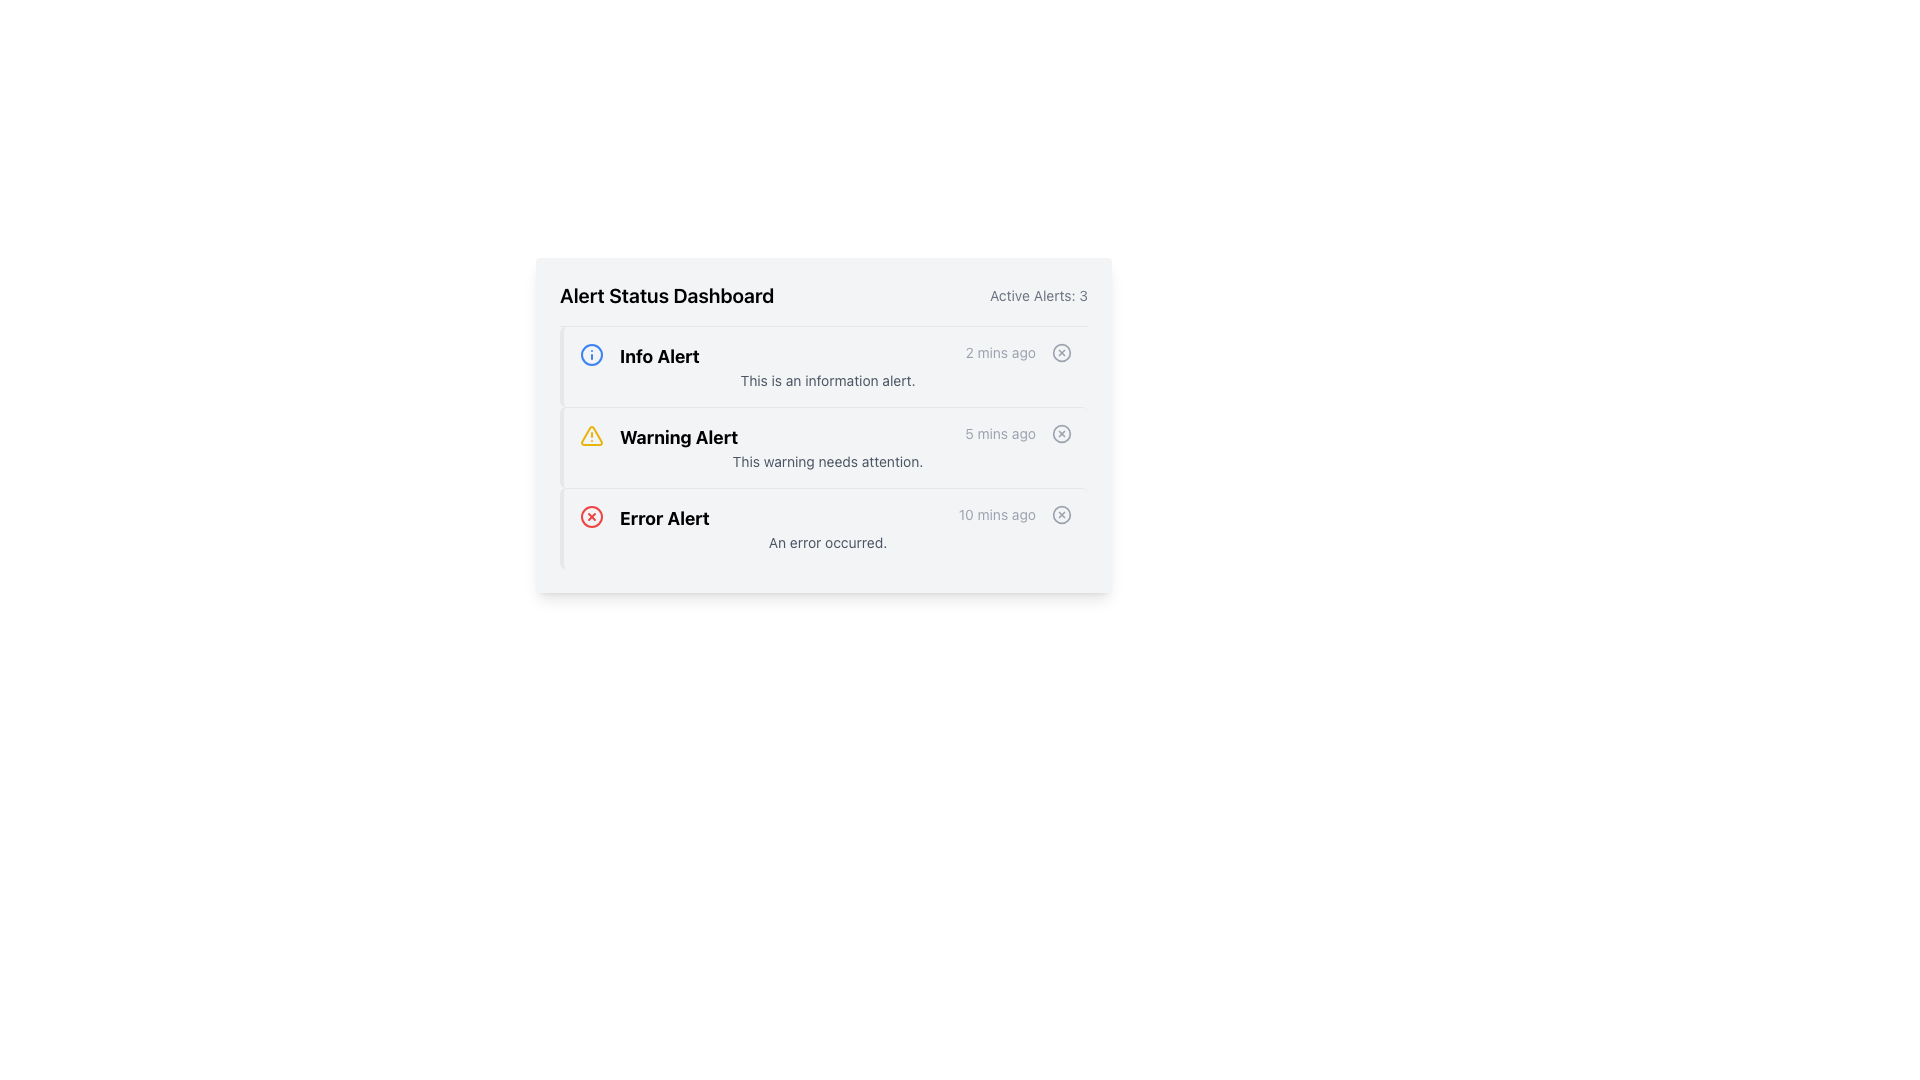 This screenshot has width=1920, height=1080. I want to click on static text message 'This warning needs attention.' which is part of the 'Warning Alert' group, positioned below the 'Warning Alert' heading, so click(828, 462).